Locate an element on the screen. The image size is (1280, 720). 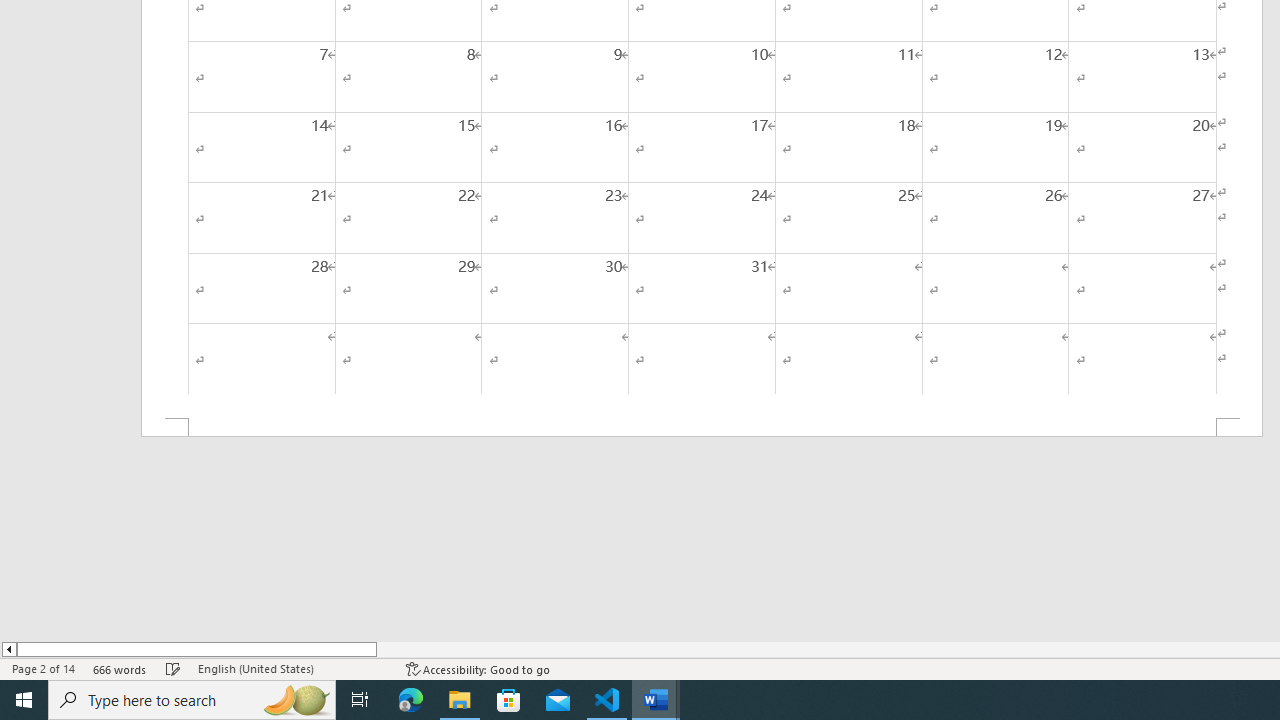
'Column left' is located at coordinates (8, 649).